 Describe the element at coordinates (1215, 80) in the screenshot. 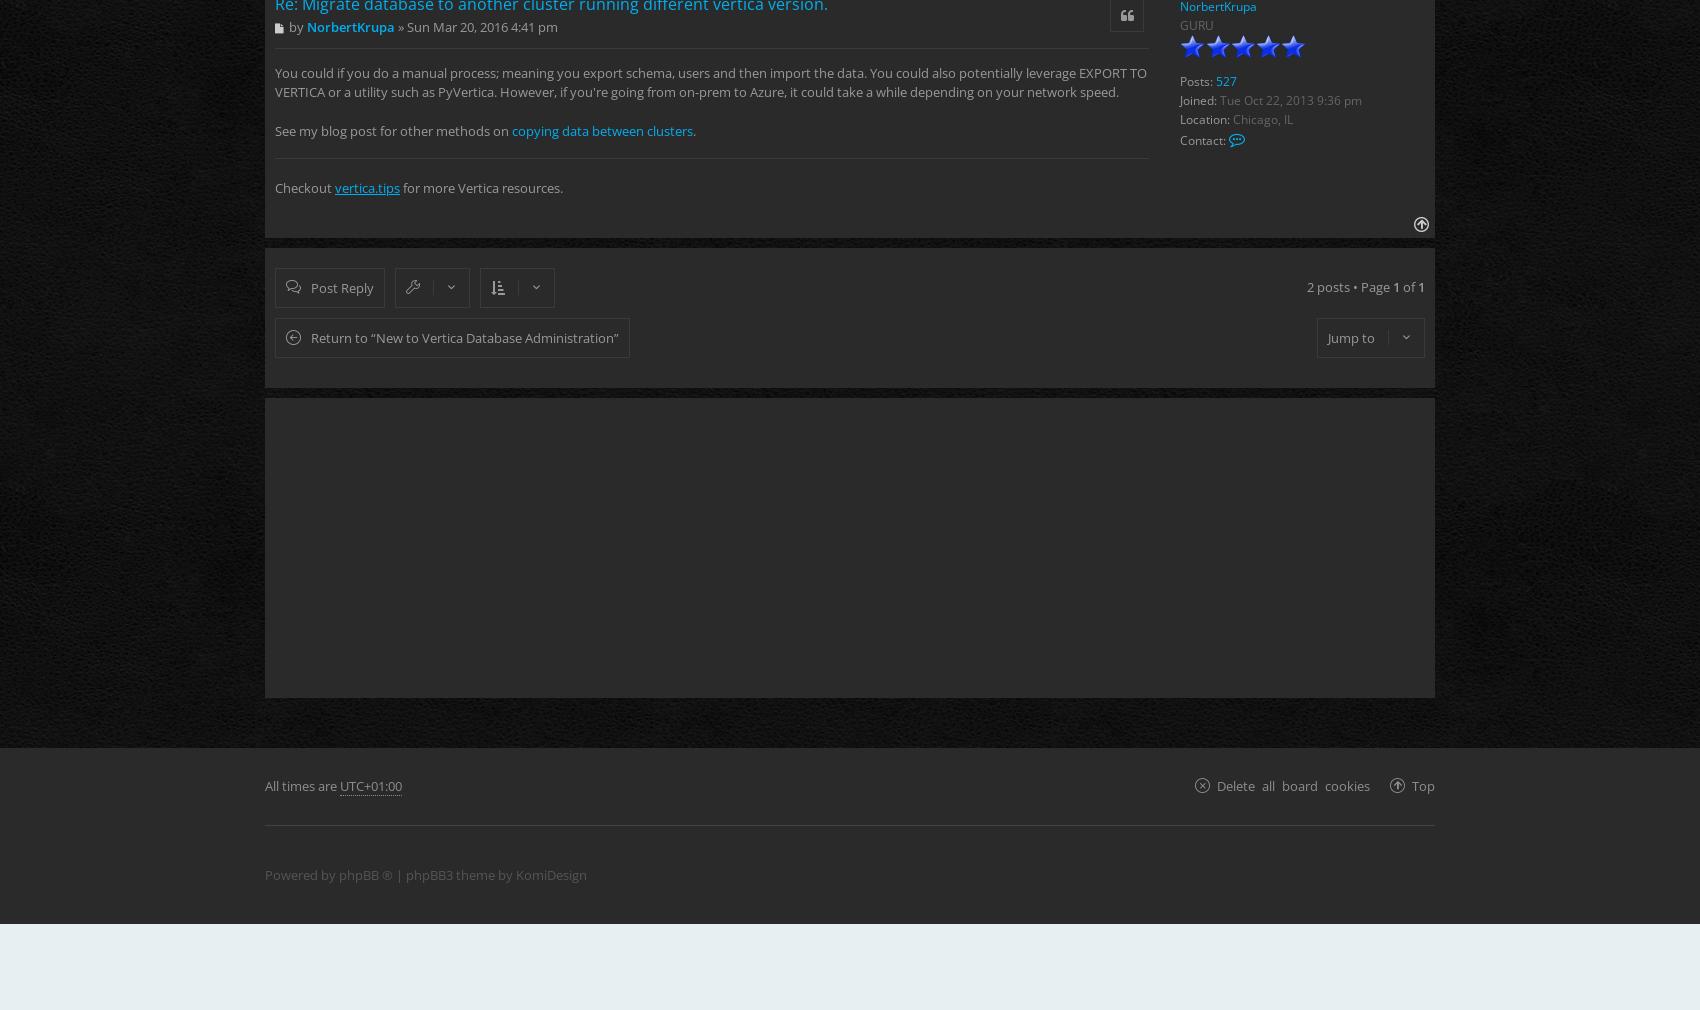

I see `'527'` at that location.